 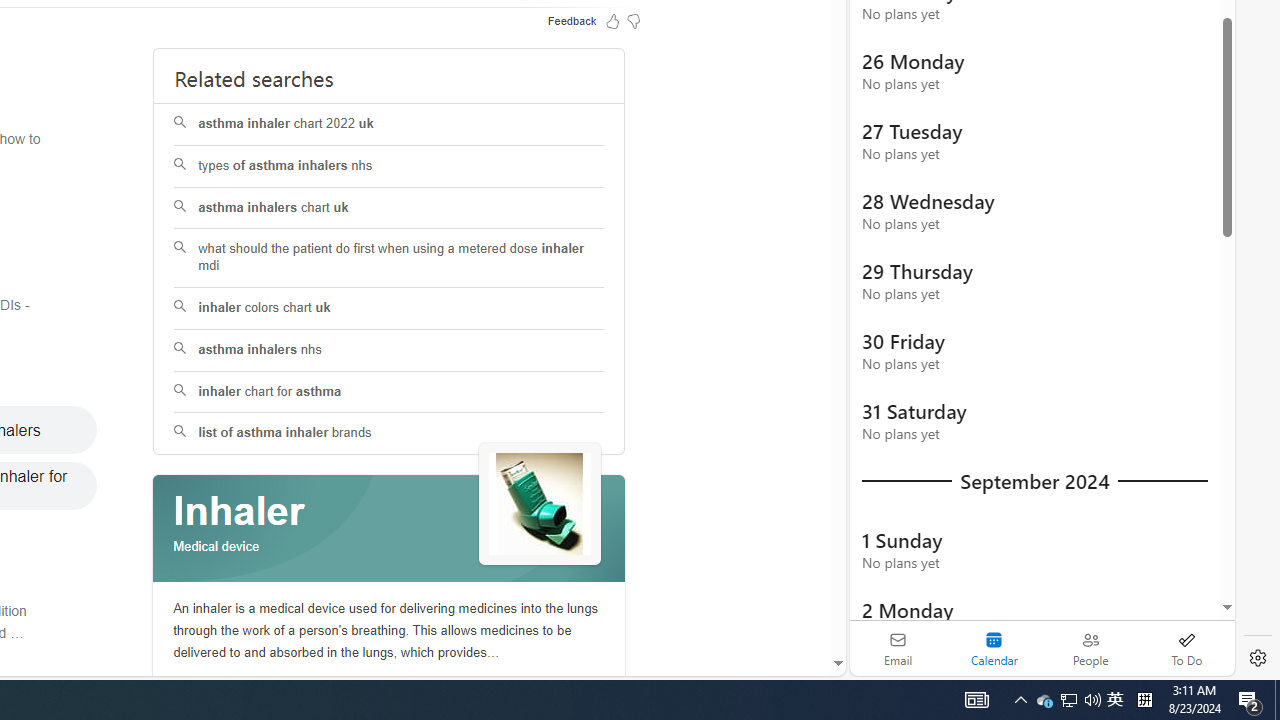 What do you see at coordinates (389, 433) in the screenshot?
I see `'list of asthma inhaler brands'` at bounding box center [389, 433].